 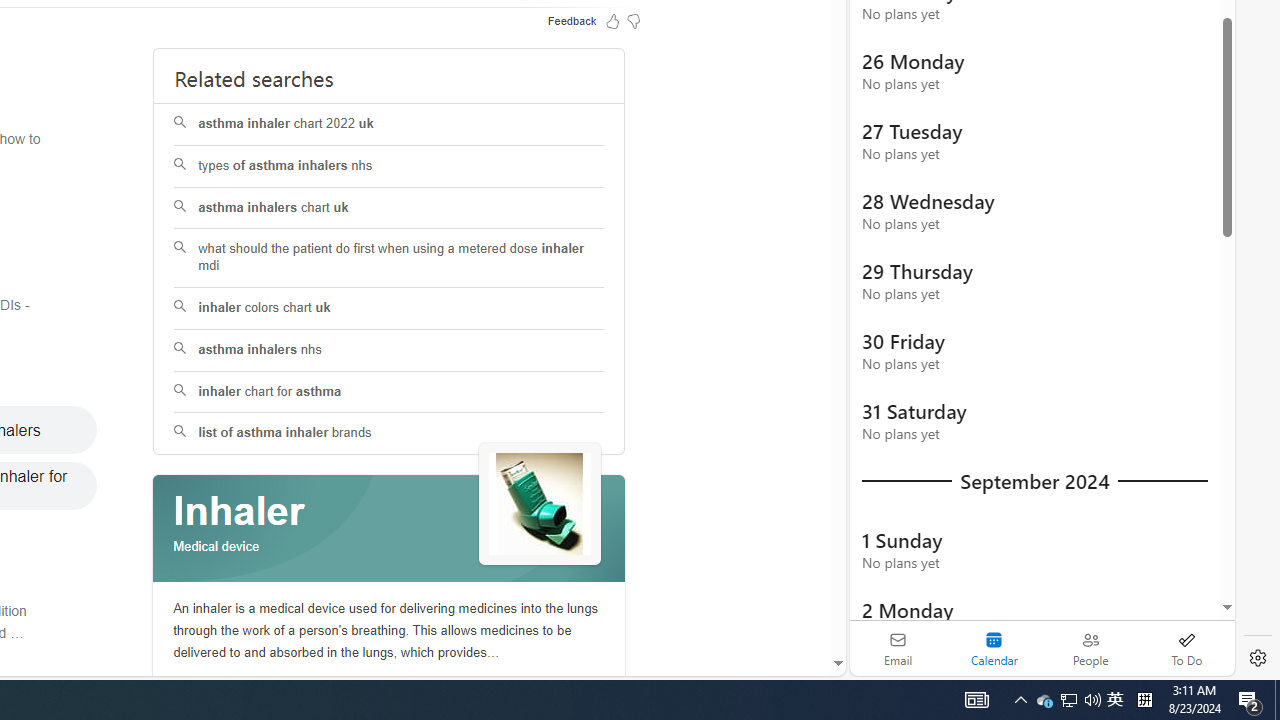 What do you see at coordinates (389, 433) in the screenshot?
I see `'list of asthma inhaler brands'` at bounding box center [389, 433].